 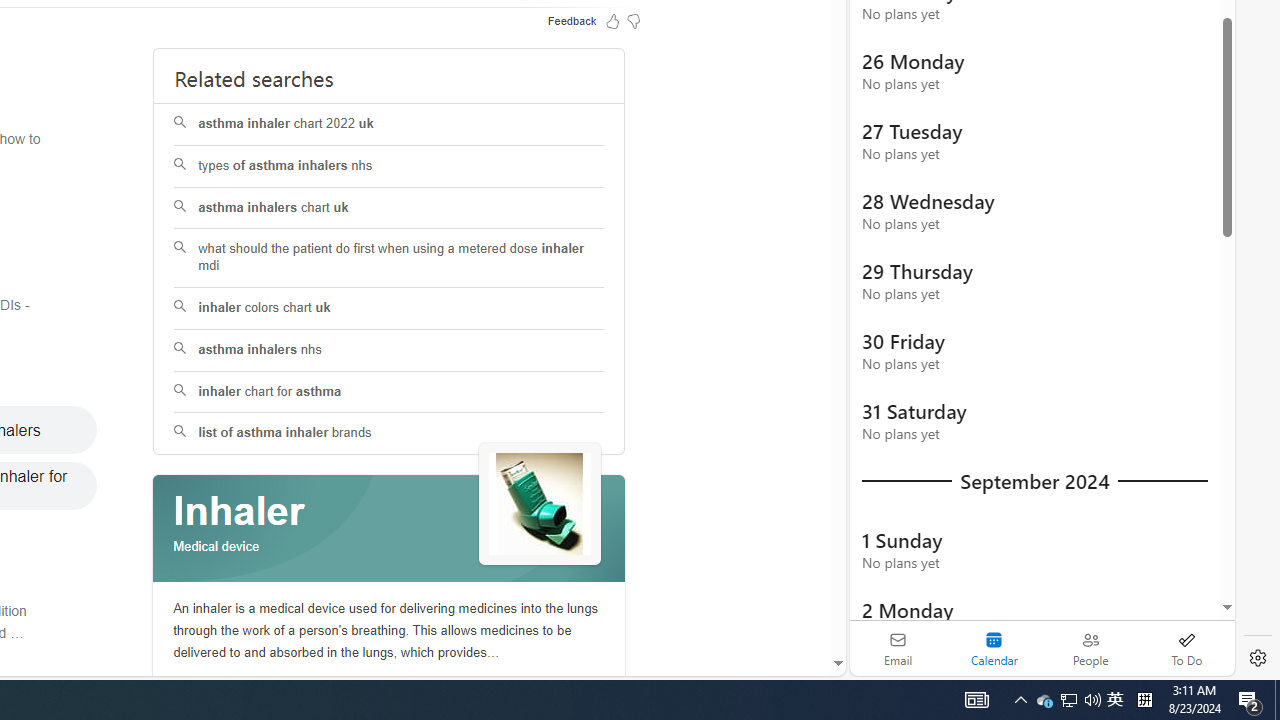 What do you see at coordinates (389, 433) in the screenshot?
I see `'list of asthma inhaler brands'` at bounding box center [389, 433].